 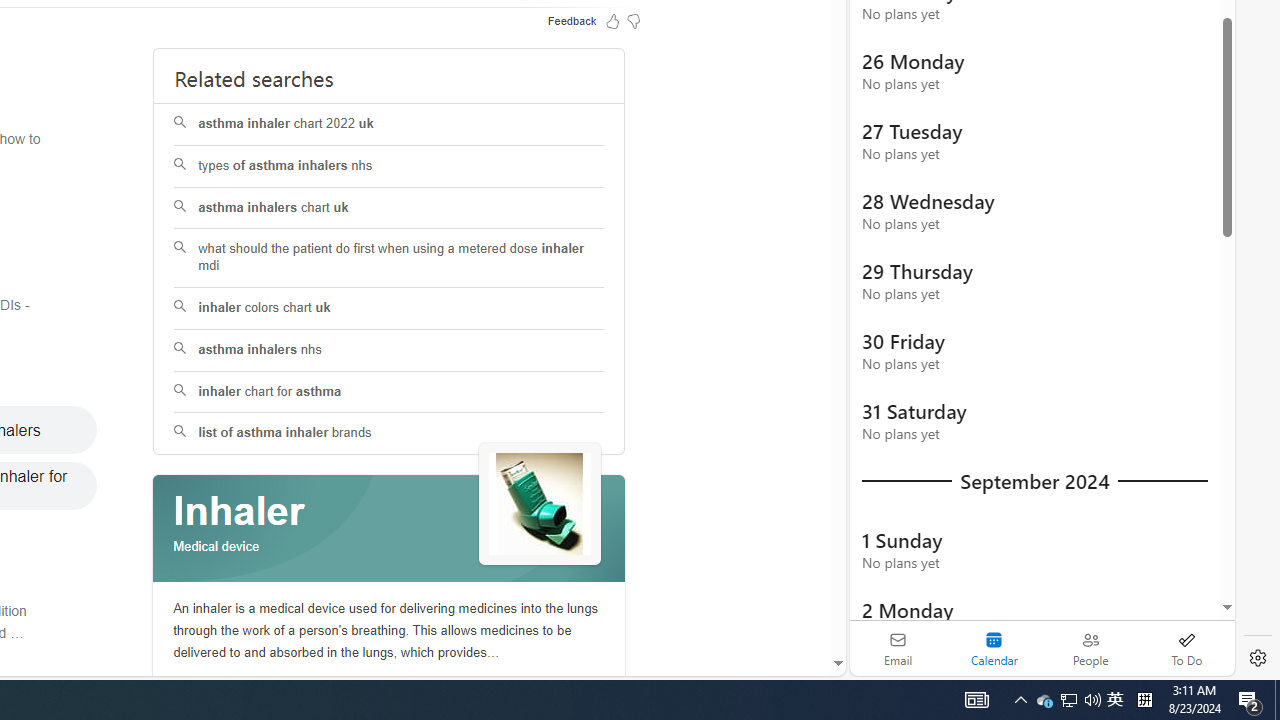 What do you see at coordinates (389, 433) in the screenshot?
I see `'list of asthma inhaler brands'` at bounding box center [389, 433].